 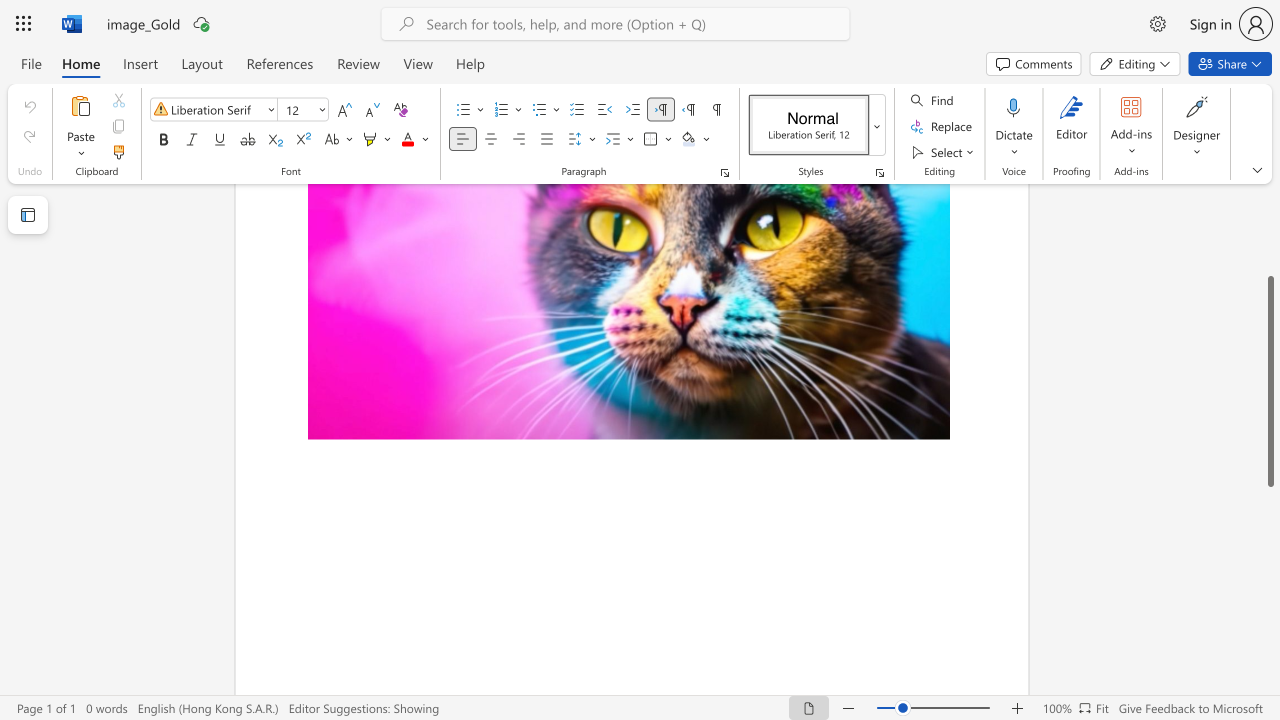 I want to click on the scrollbar to scroll upward, so click(x=1269, y=270).